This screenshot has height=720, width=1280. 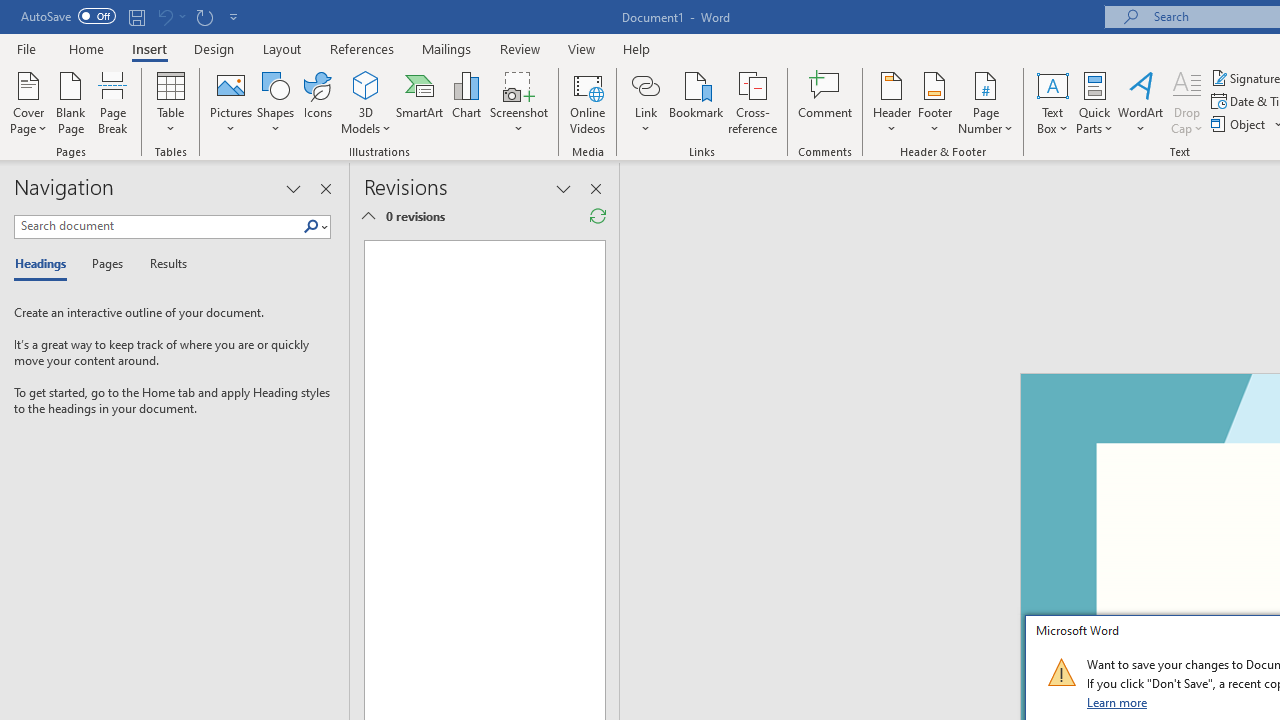 What do you see at coordinates (231, 103) in the screenshot?
I see `'Pictures'` at bounding box center [231, 103].